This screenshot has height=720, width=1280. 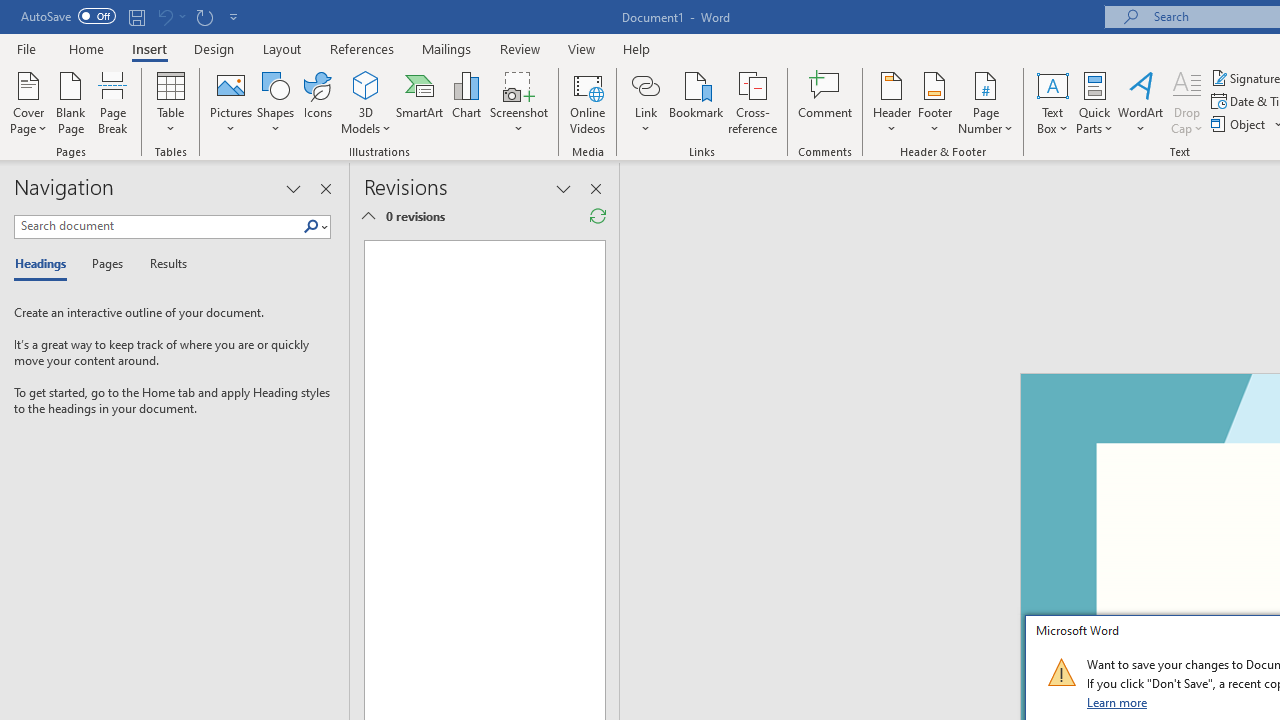 What do you see at coordinates (231, 103) in the screenshot?
I see `'Pictures'` at bounding box center [231, 103].